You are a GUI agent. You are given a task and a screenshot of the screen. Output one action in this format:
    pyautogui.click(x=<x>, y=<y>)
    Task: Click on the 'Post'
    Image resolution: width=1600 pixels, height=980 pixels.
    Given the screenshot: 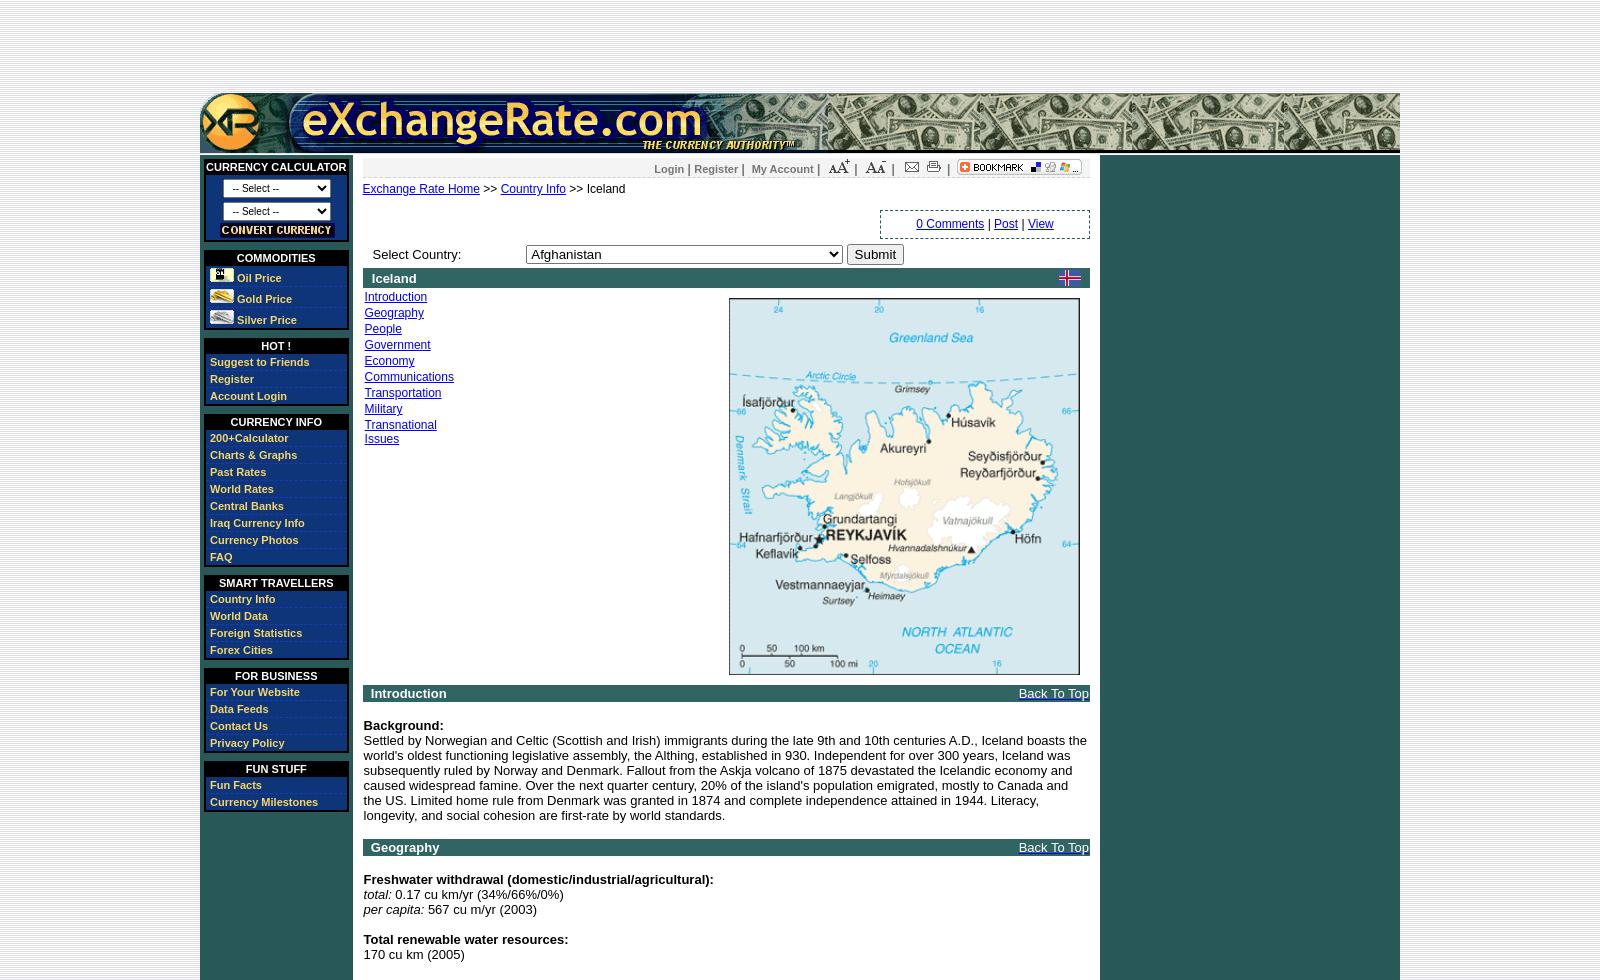 What is the action you would take?
    pyautogui.click(x=1005, y=224)
    